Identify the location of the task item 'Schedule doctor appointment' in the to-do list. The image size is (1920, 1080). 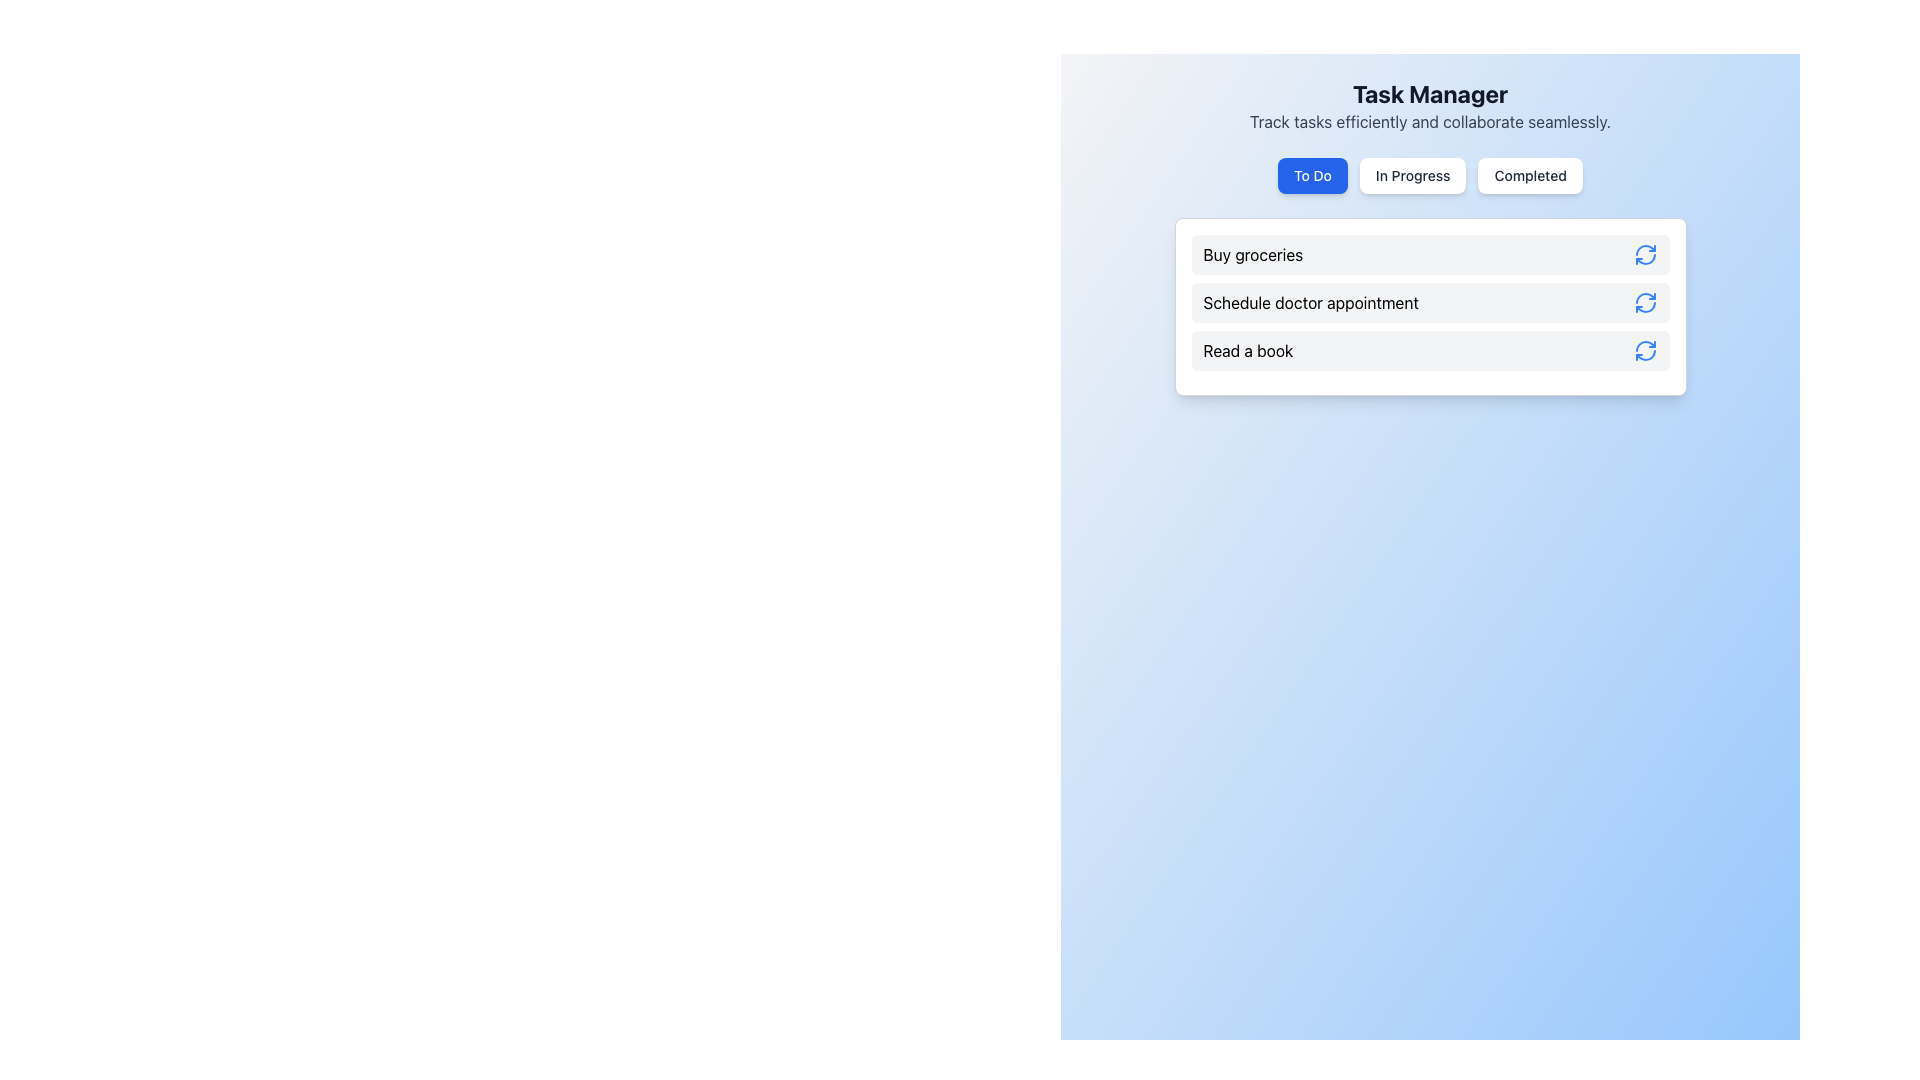
(1429, 303).